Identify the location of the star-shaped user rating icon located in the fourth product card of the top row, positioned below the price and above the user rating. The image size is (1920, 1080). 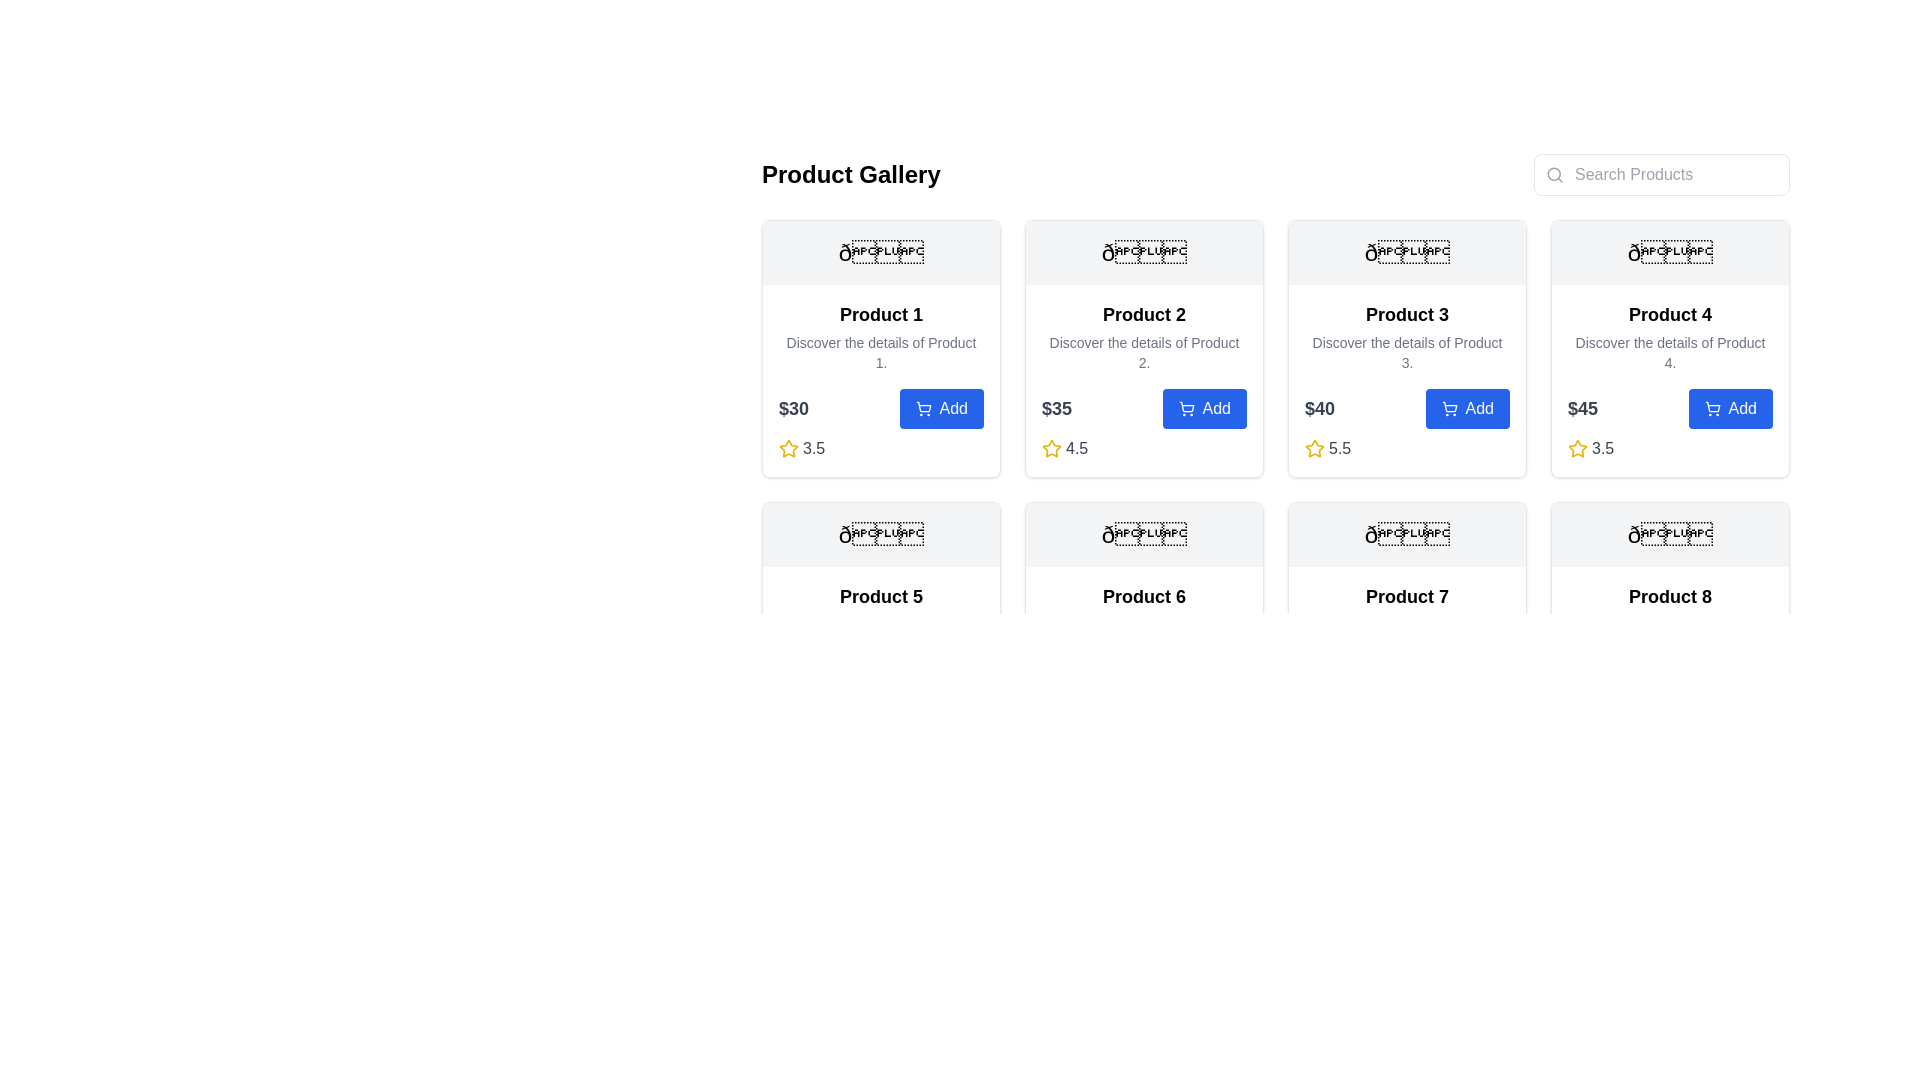
(1577, 447).